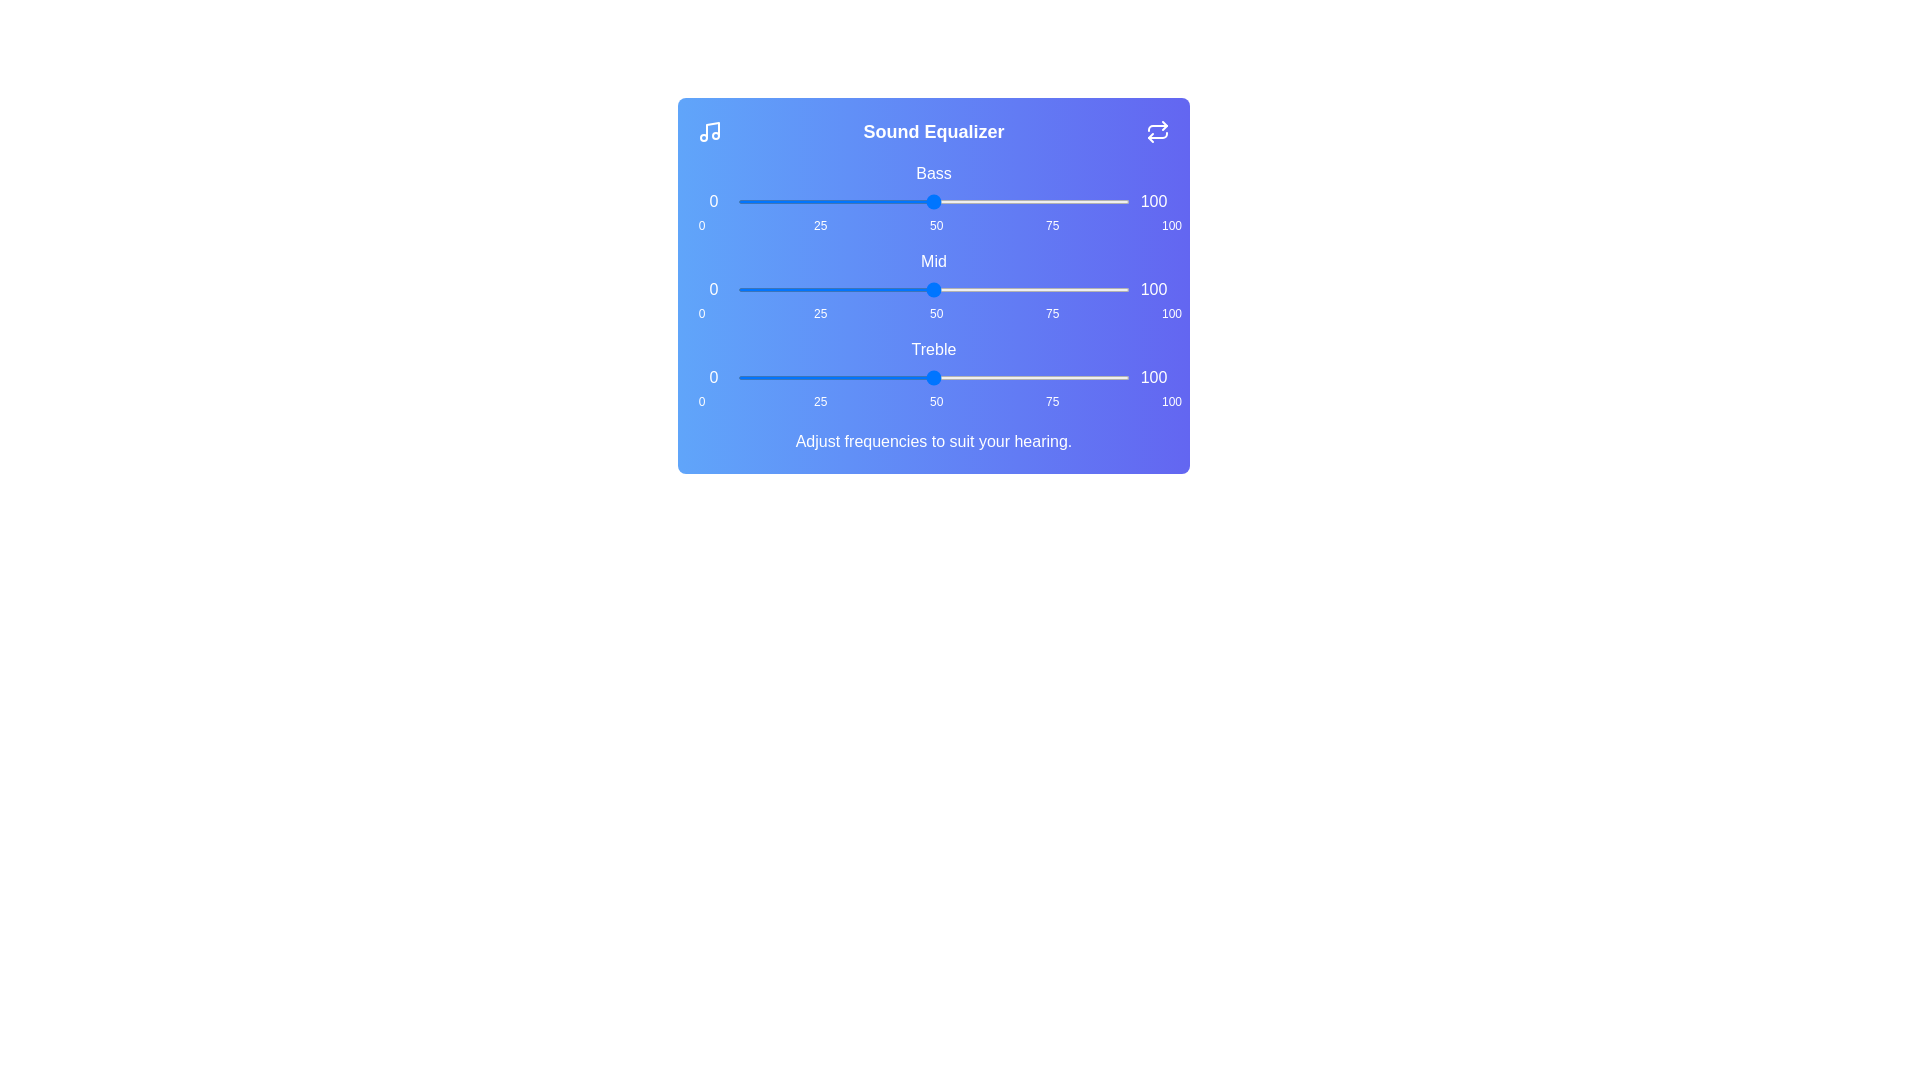 Image resolution: width=1920 pixels, height=1080 pixels. What do you see at coordinates (1097, 289) in the screenshot?
I see `the 'mid' slider to 92` at bounding box center [1097, 289].